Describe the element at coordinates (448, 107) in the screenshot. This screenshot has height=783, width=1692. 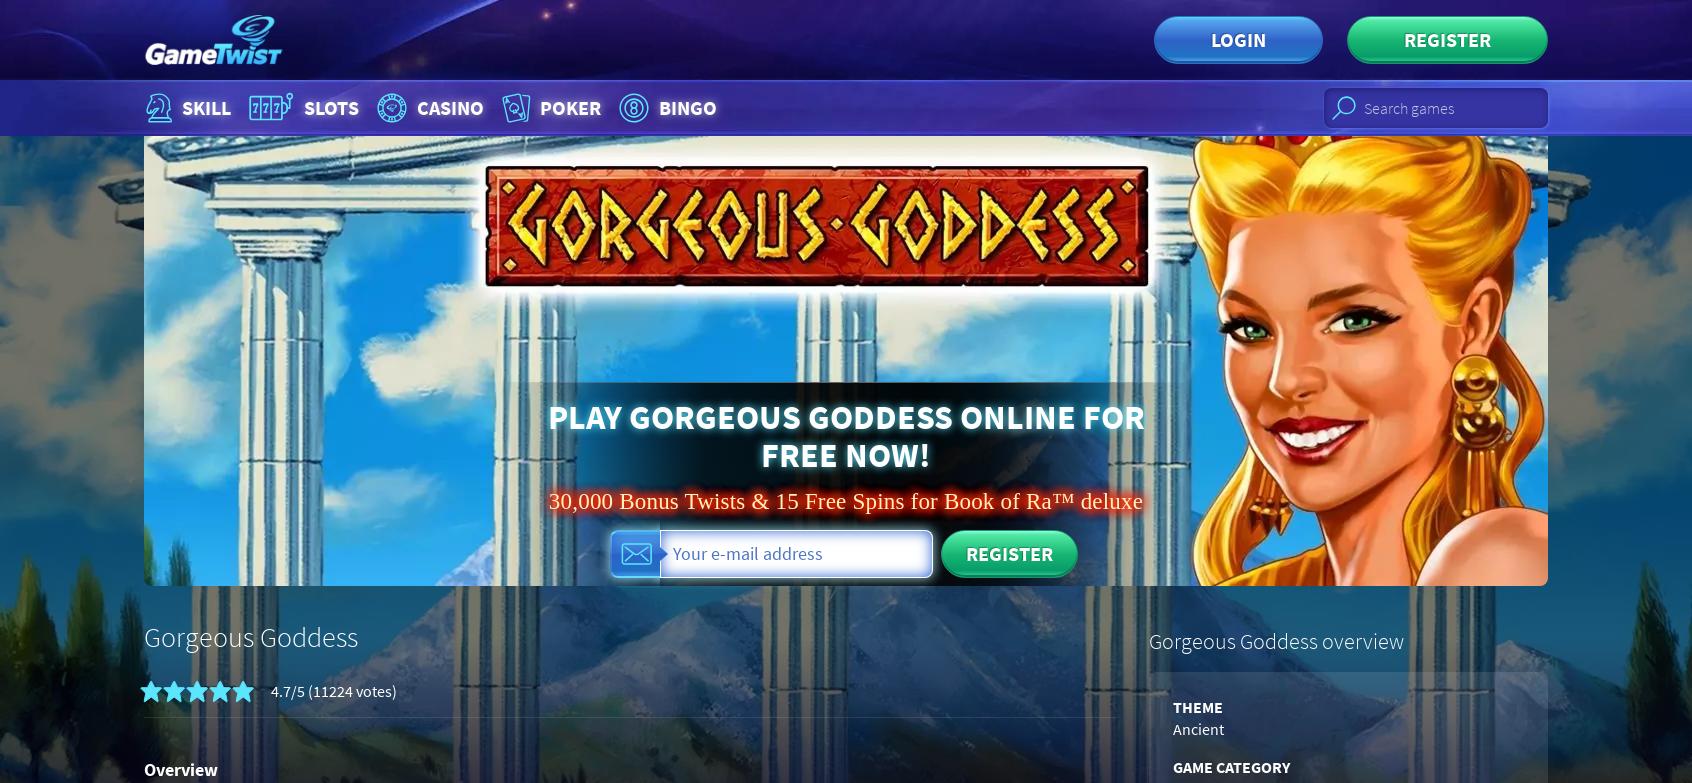
I see `'Casino'` at that location.